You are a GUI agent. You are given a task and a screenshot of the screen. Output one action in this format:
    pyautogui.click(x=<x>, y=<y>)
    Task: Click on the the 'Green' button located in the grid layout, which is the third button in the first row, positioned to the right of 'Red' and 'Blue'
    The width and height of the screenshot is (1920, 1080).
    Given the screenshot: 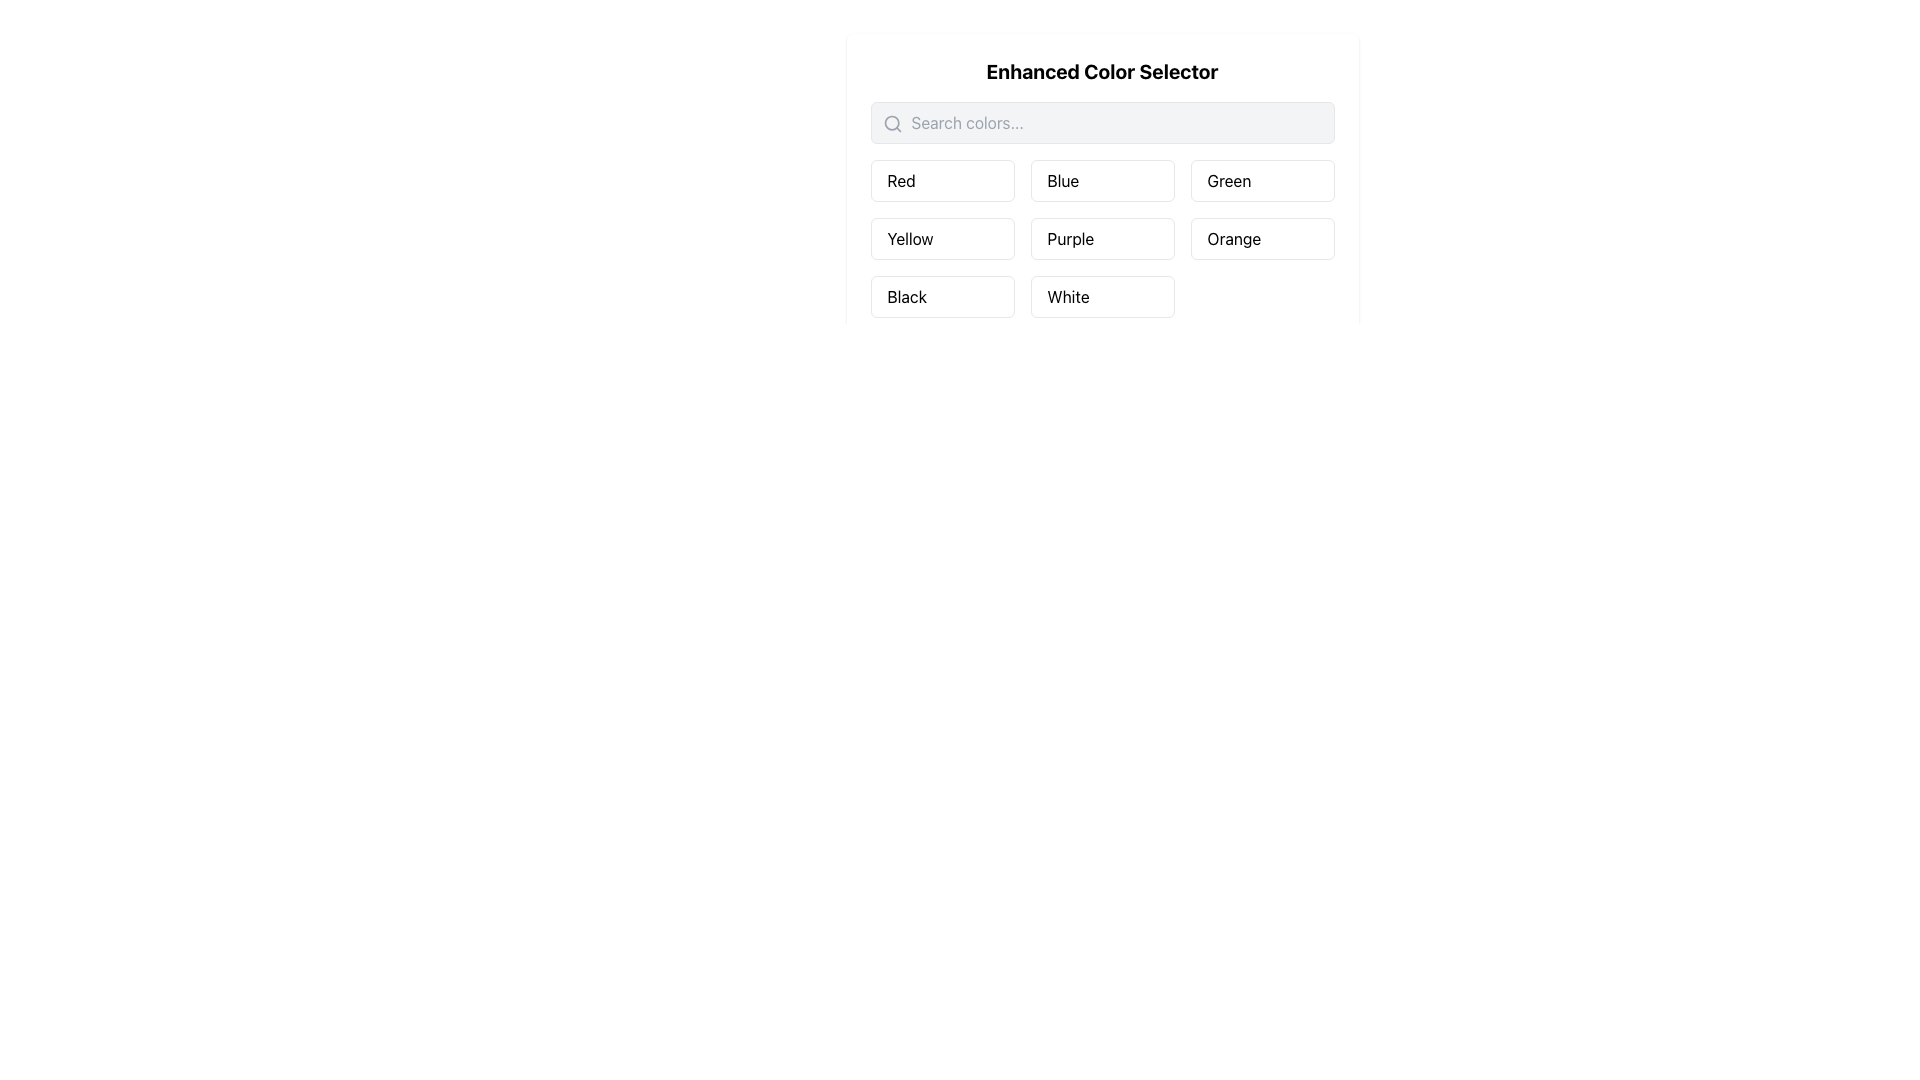 What is the action you would take?
    pyautogui.click(x=1261, y=181)
    